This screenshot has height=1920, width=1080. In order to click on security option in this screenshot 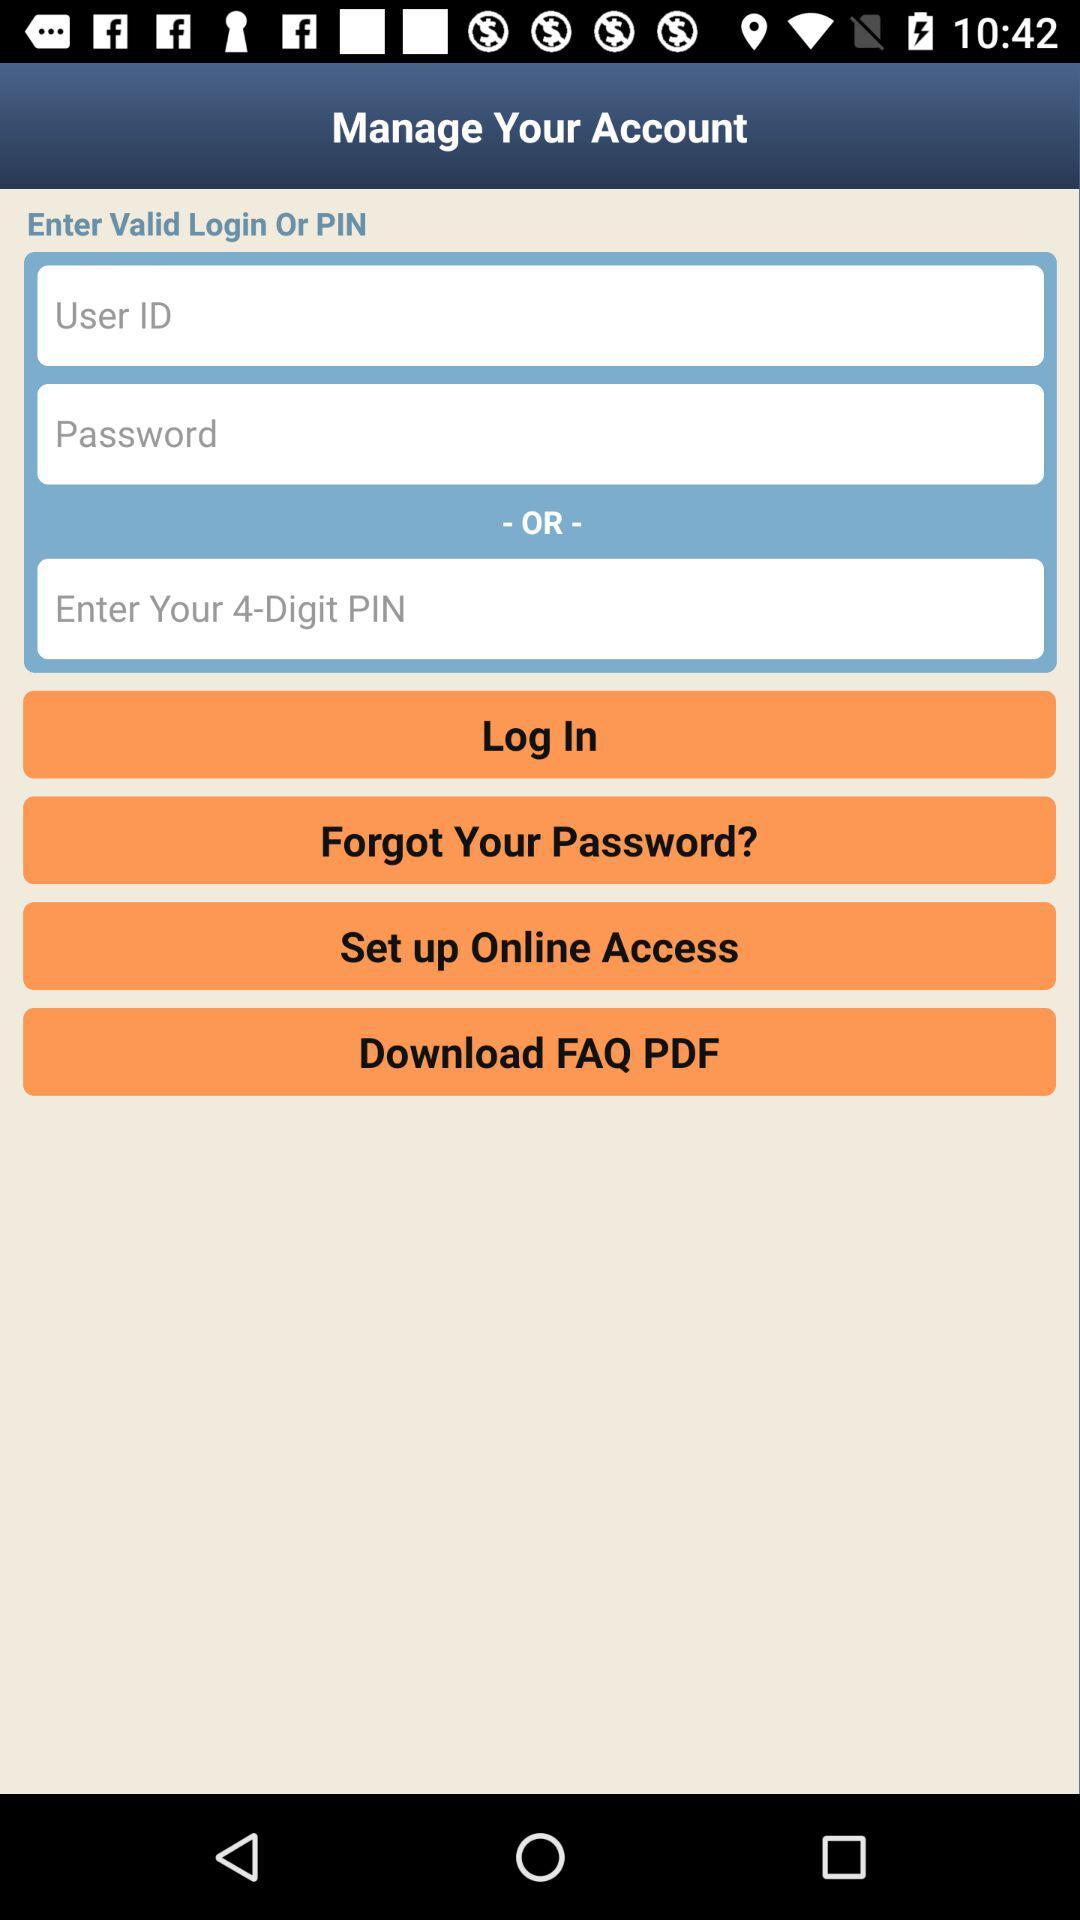, I will do `click(540, 433)`.